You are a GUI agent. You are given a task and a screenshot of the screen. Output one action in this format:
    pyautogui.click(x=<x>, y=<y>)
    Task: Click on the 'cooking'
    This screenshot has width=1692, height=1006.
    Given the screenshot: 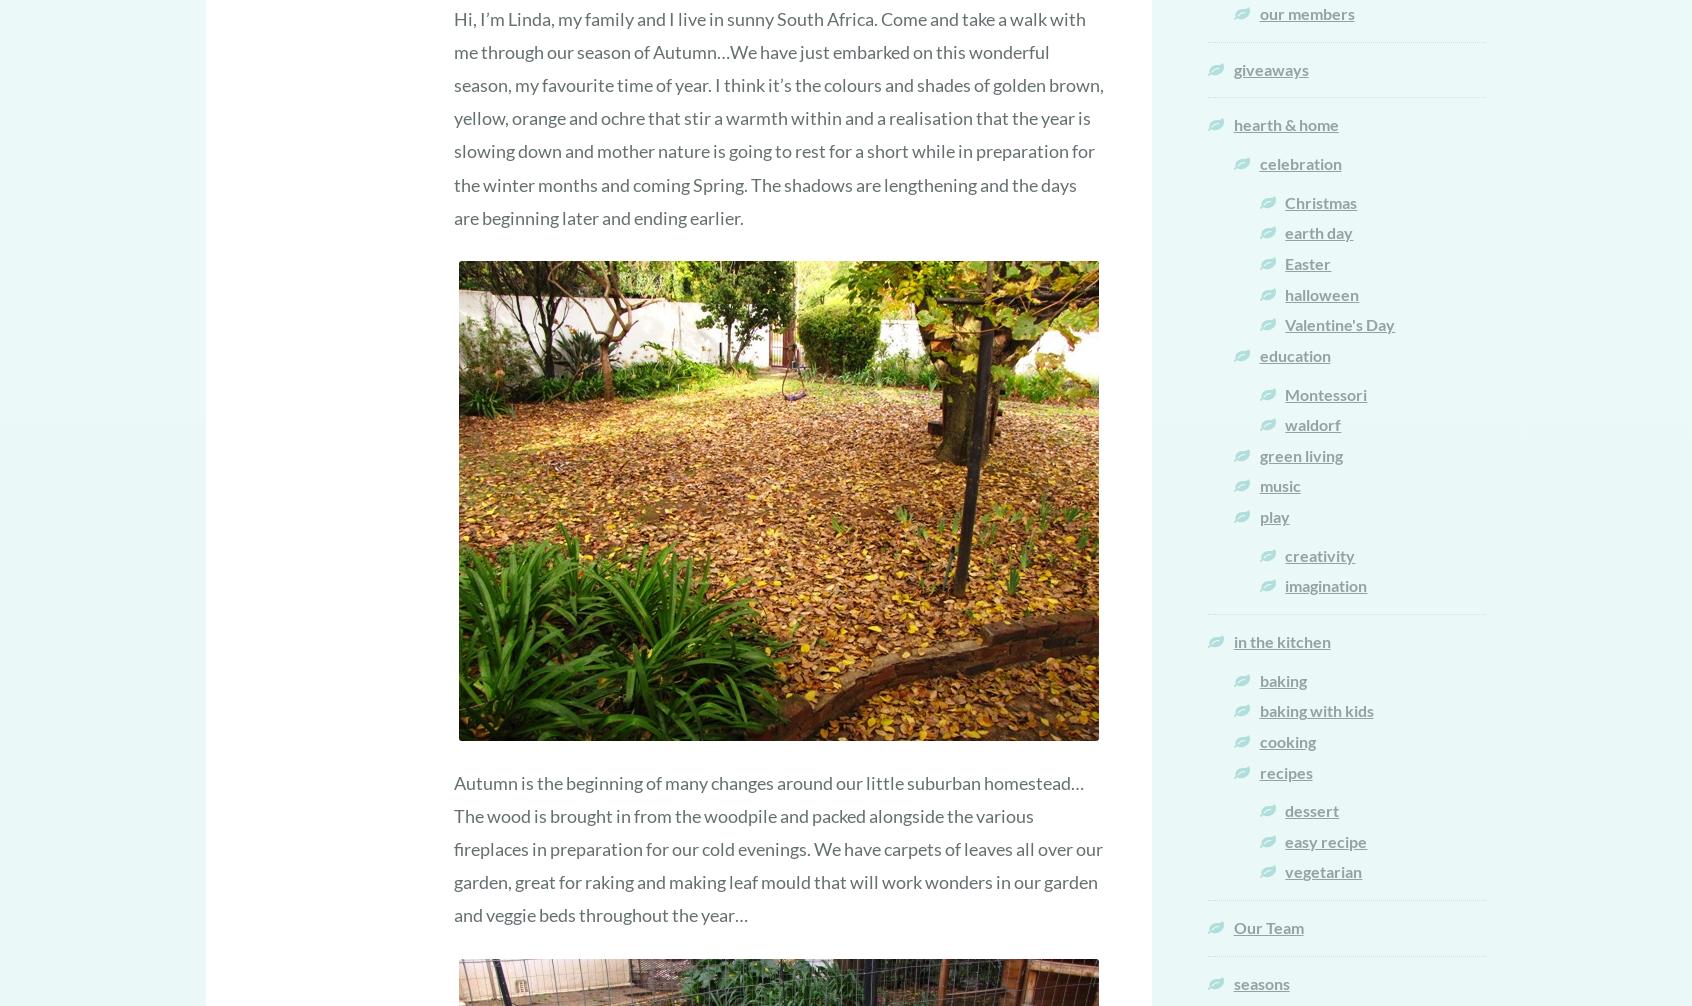 What is the action you would take?
    pyautogui.click(x=1285, y=740)
    